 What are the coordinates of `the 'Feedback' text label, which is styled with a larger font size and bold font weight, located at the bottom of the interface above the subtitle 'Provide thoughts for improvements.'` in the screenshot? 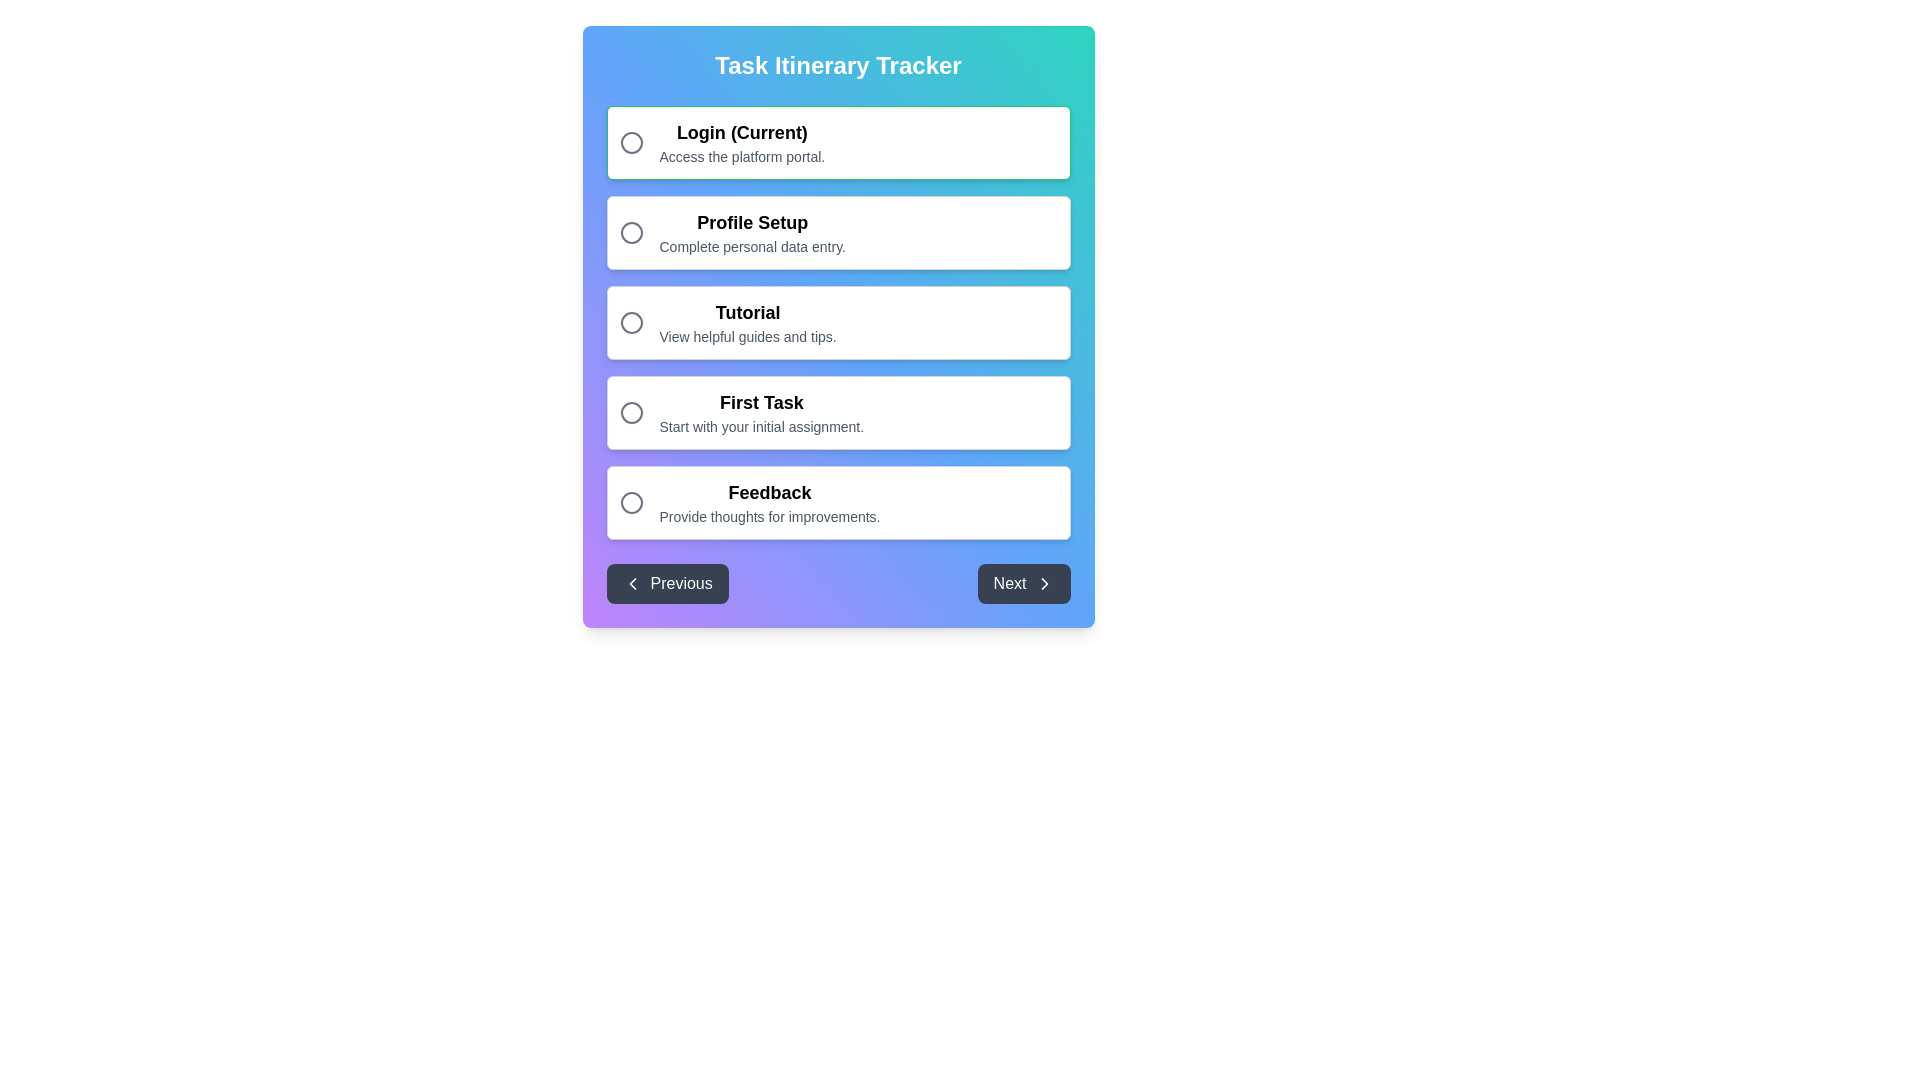 It's located at (768, 493).